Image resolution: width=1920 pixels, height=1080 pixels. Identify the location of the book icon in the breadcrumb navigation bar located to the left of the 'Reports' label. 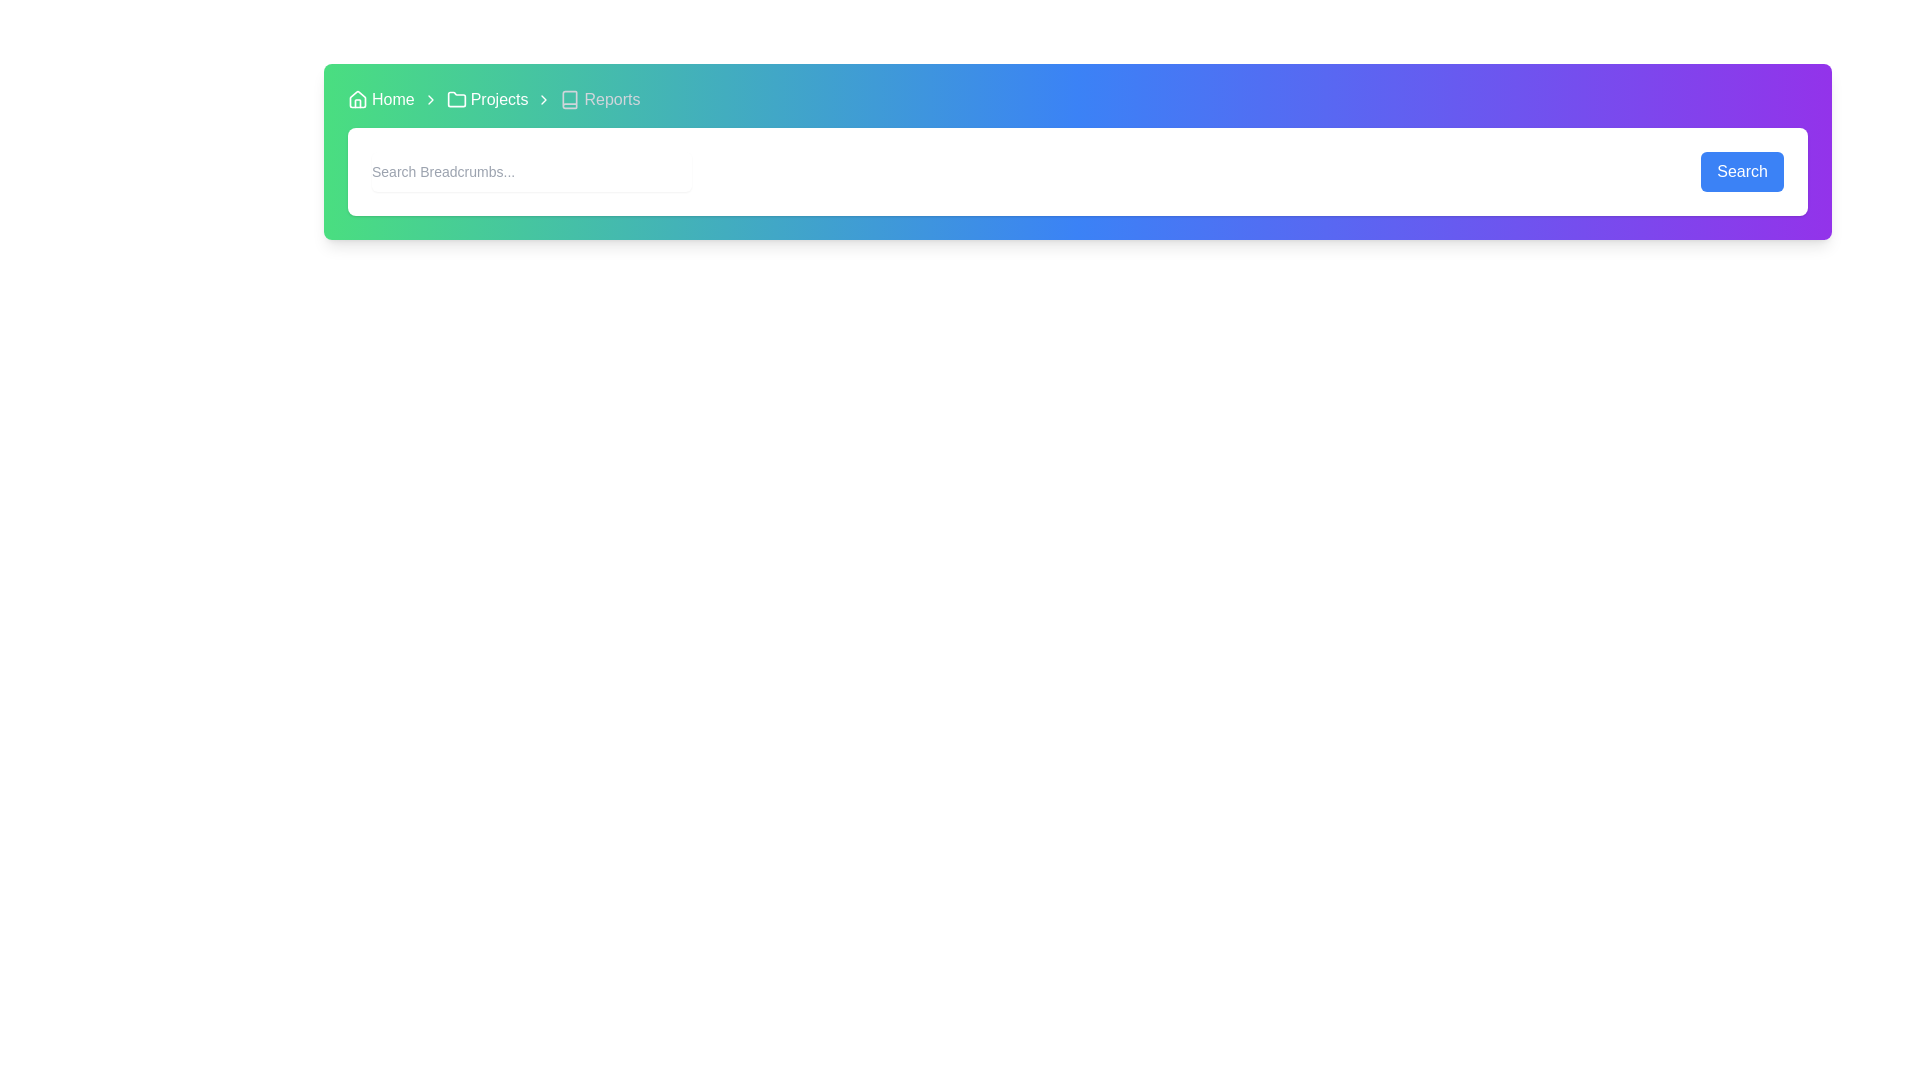
(569, 100).